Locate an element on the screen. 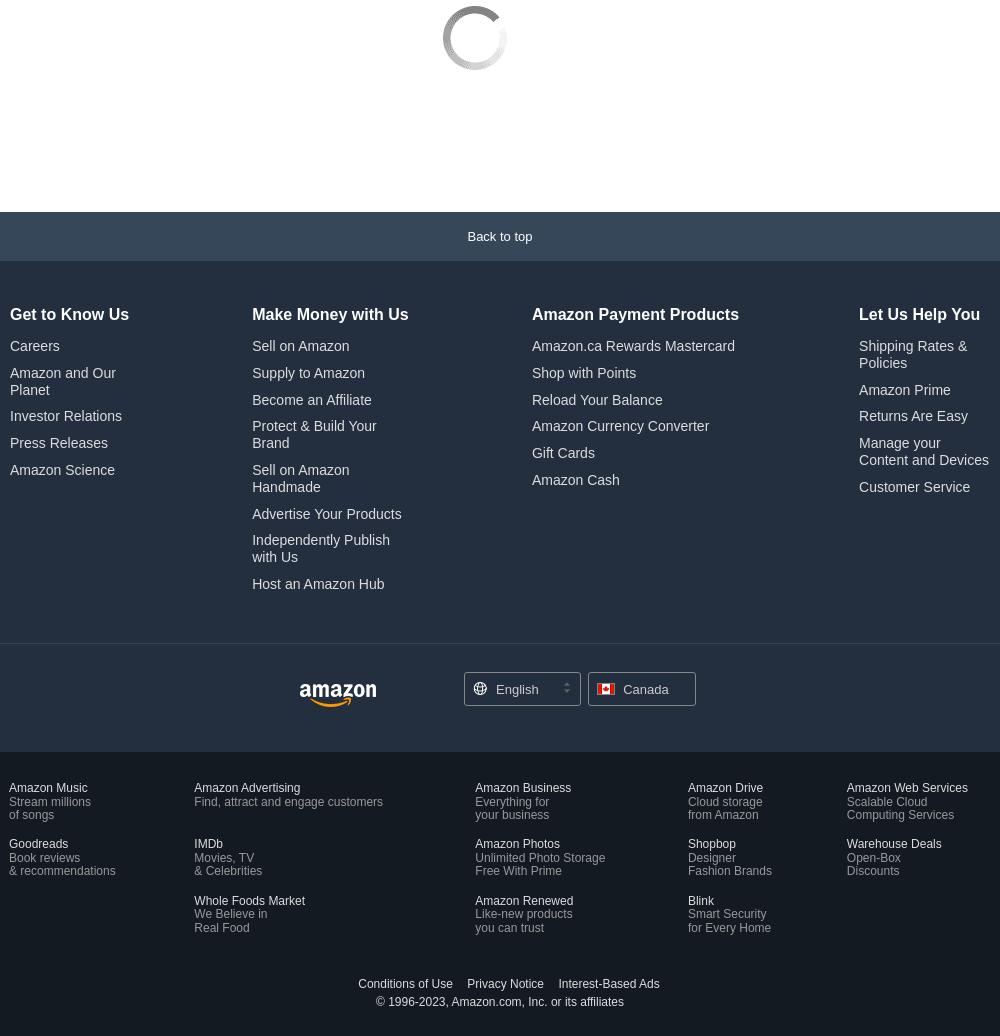 This screenshot has width=1000, height=1036. 'Cloud storage' is located at coordinates (723, 666).